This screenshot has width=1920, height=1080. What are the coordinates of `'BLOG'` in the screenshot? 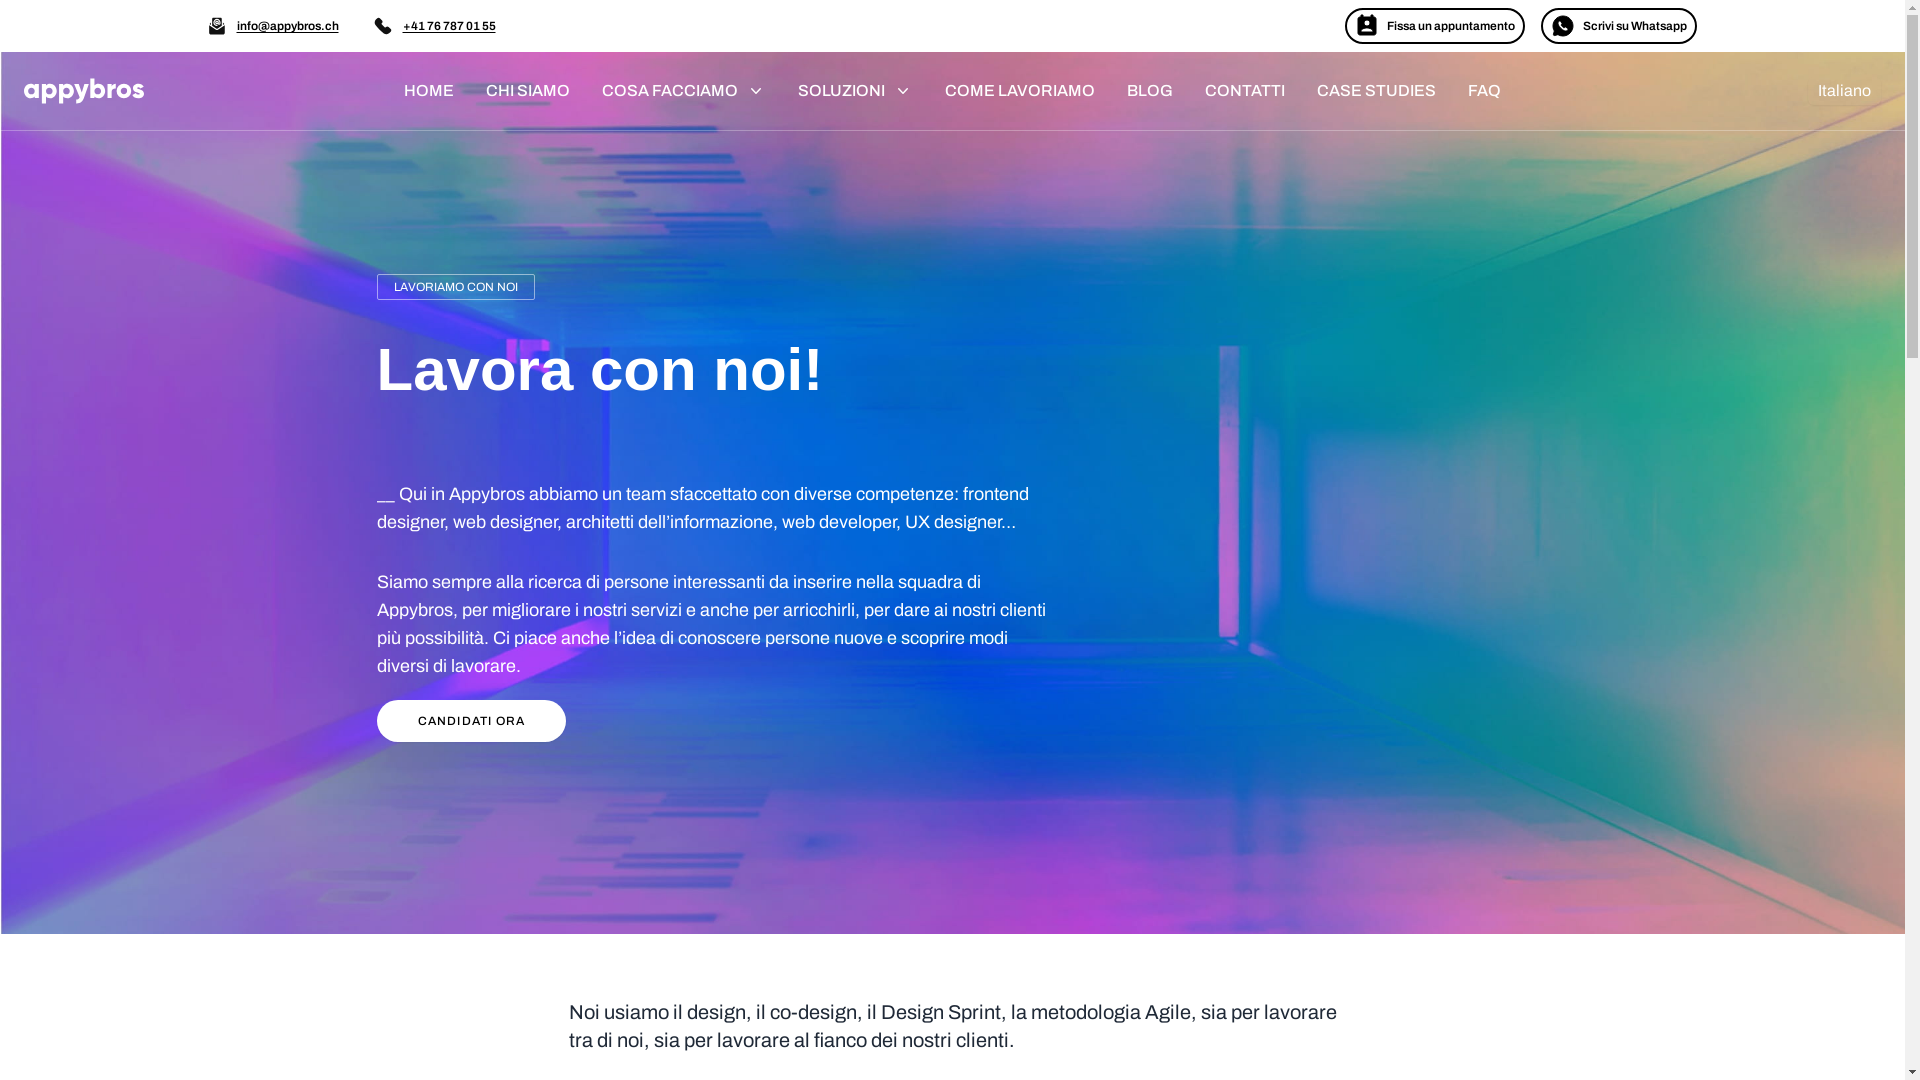 It's located at (1150, 91).